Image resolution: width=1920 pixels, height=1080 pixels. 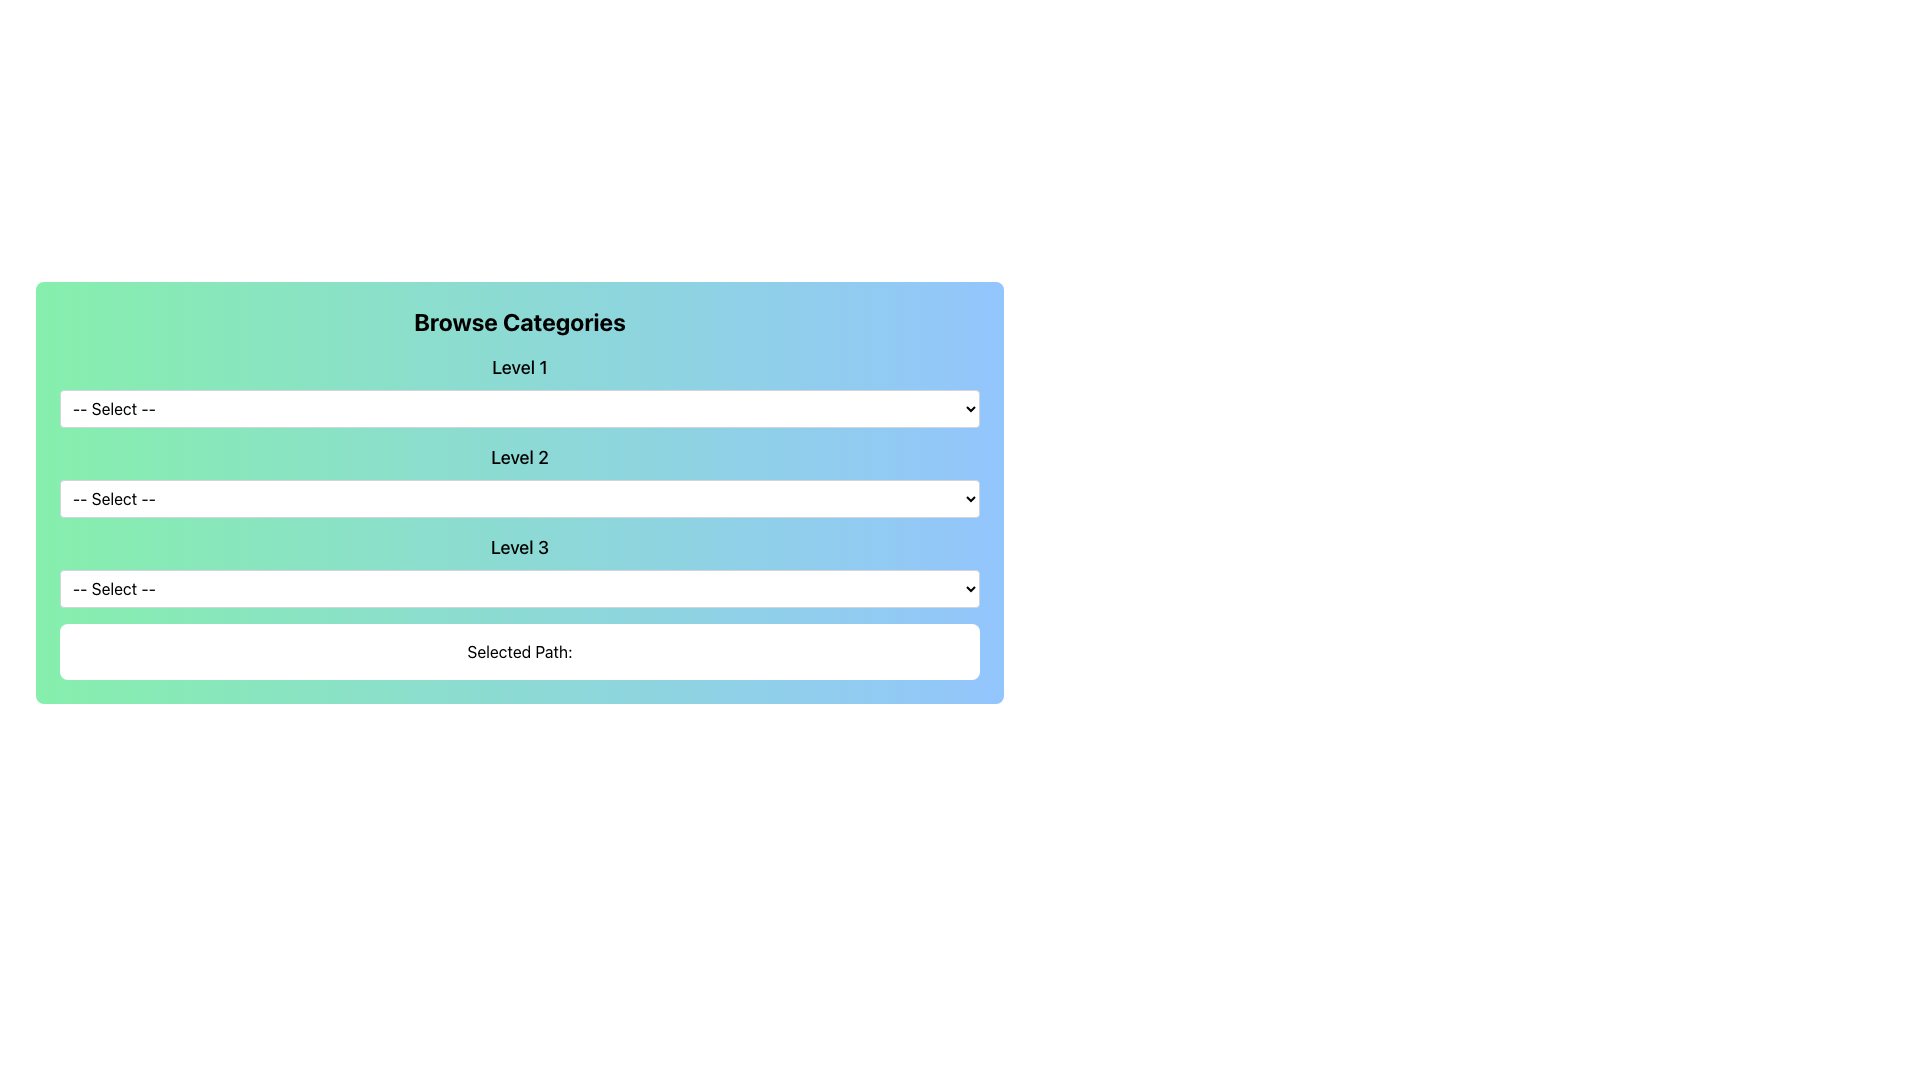 What do you see at coordinates (519, 588) in the screenshot?
I see `the dropdown menu button labeled '-- Select --'` at bounding box center [519, 588].